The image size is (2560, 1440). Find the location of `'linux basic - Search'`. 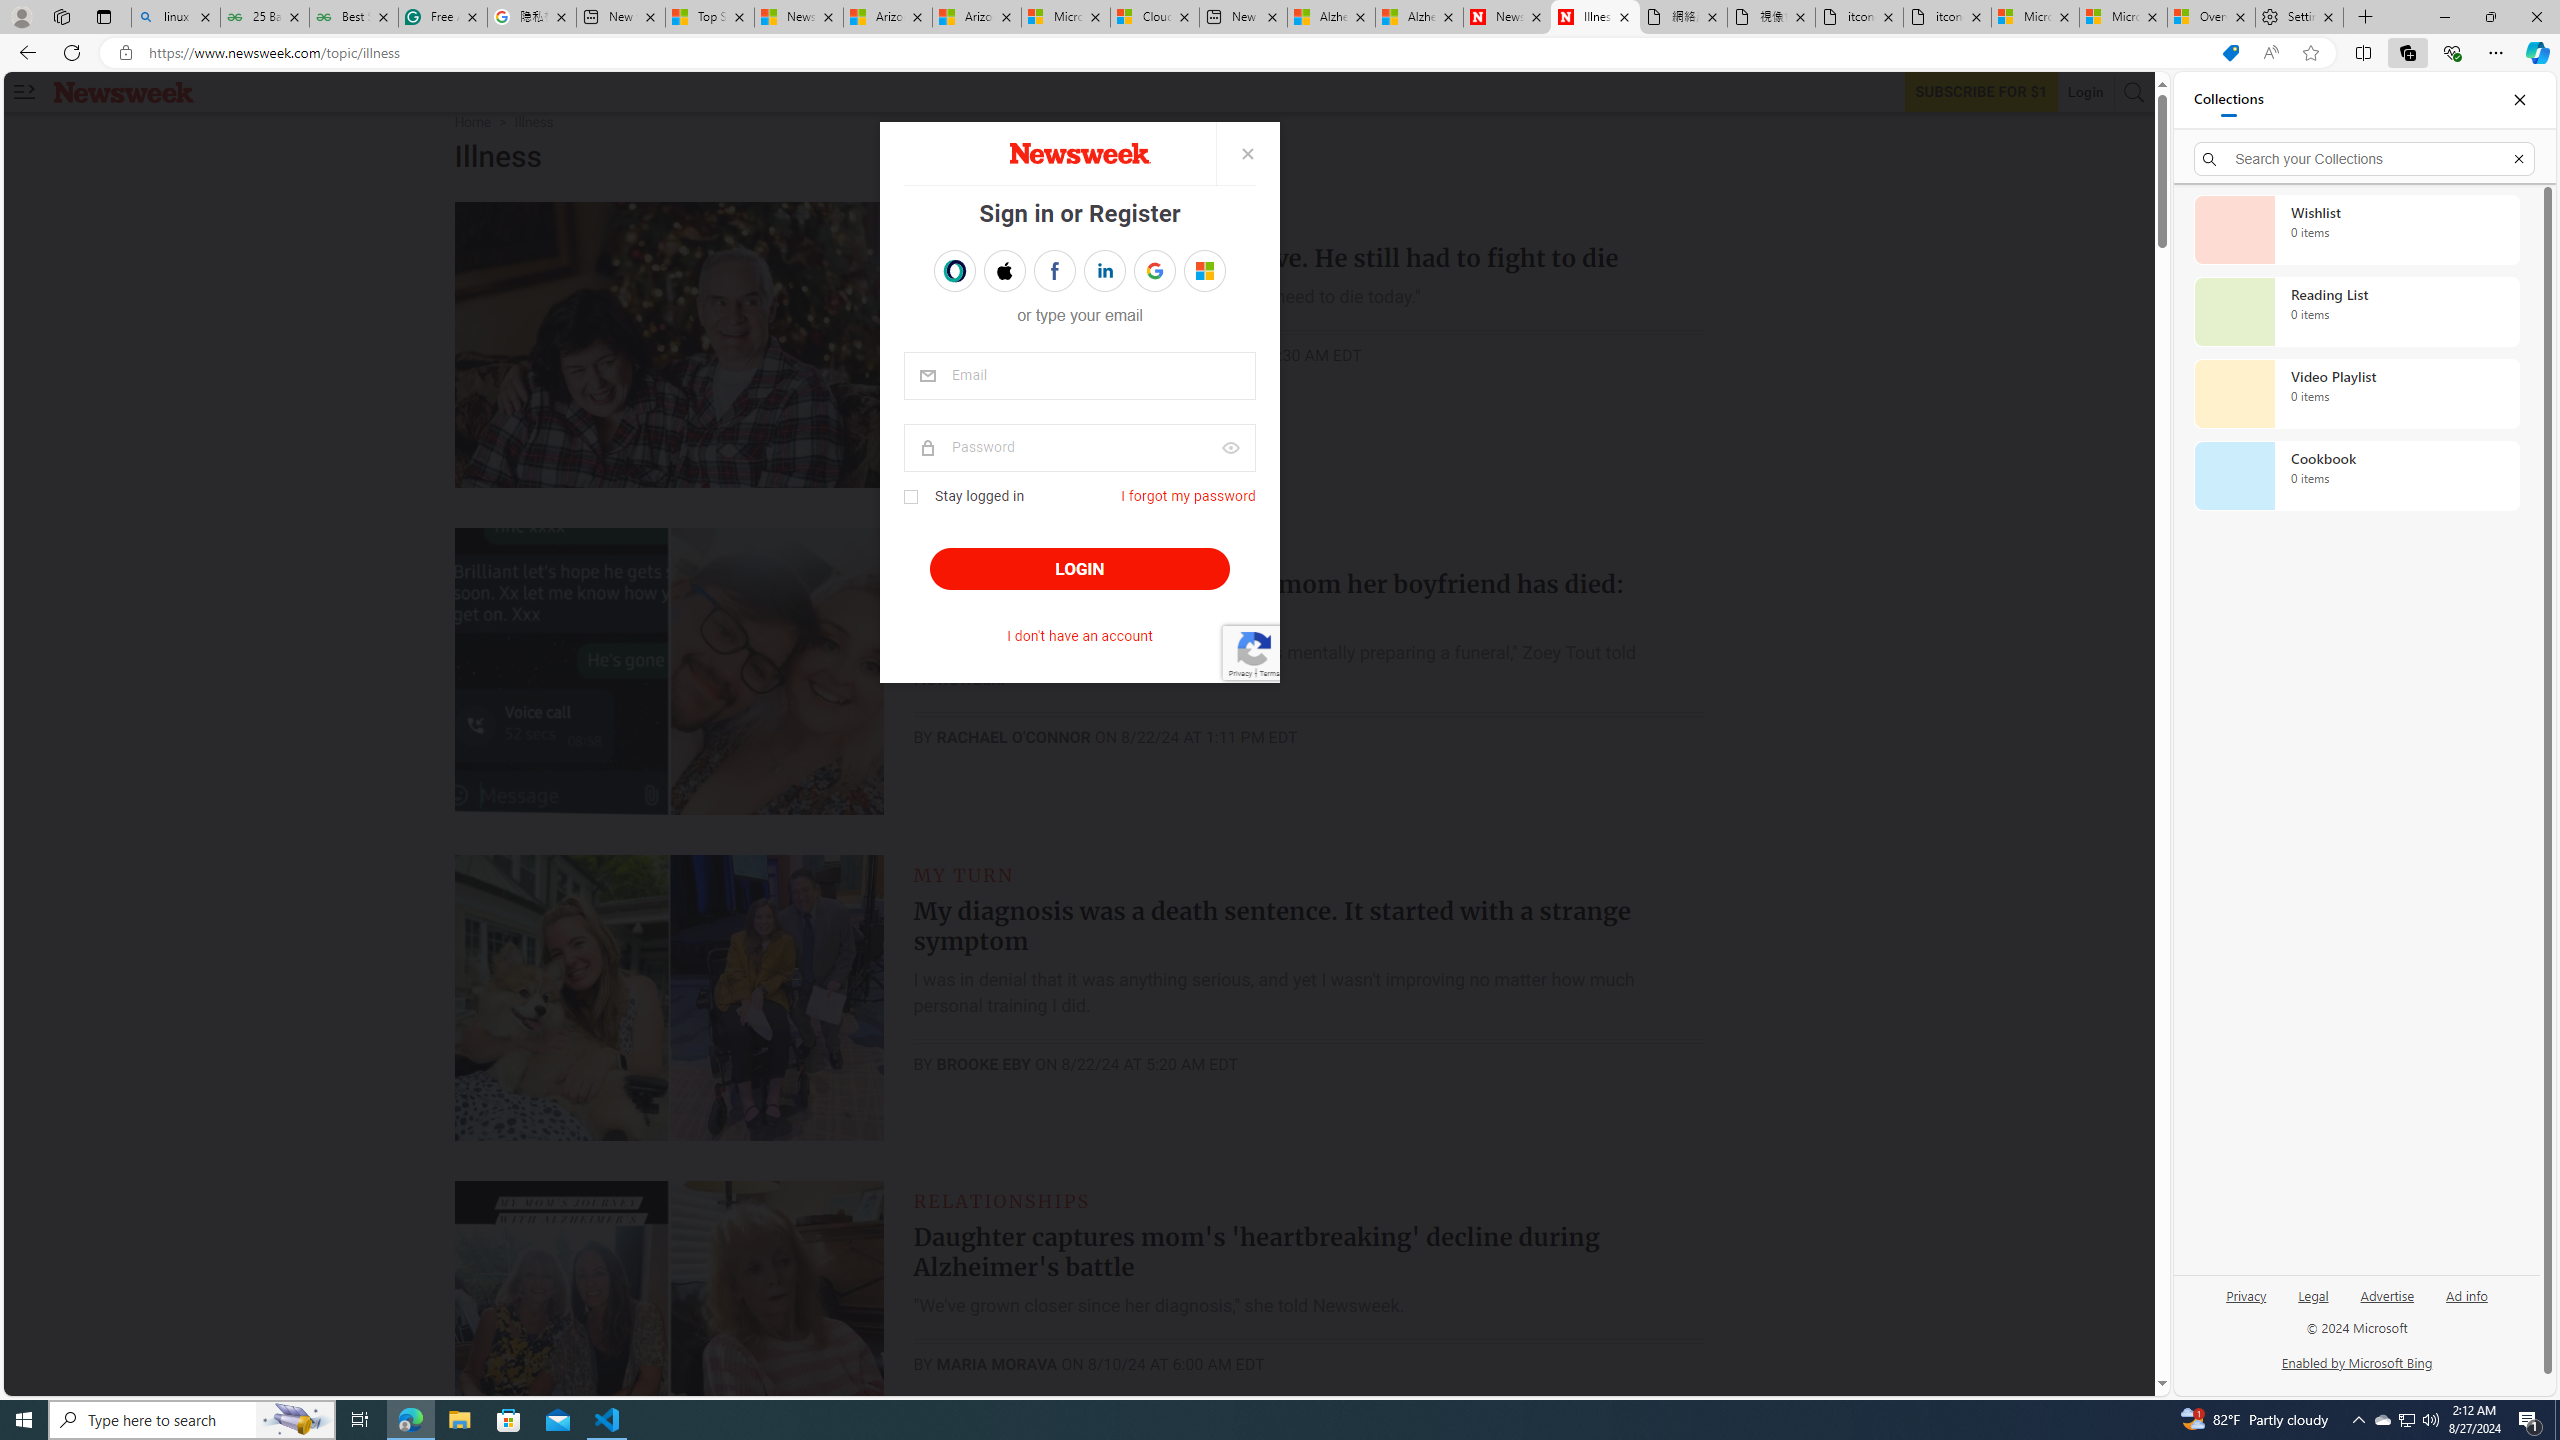

'linux basic - Search' is located at coordinates (175, 16).